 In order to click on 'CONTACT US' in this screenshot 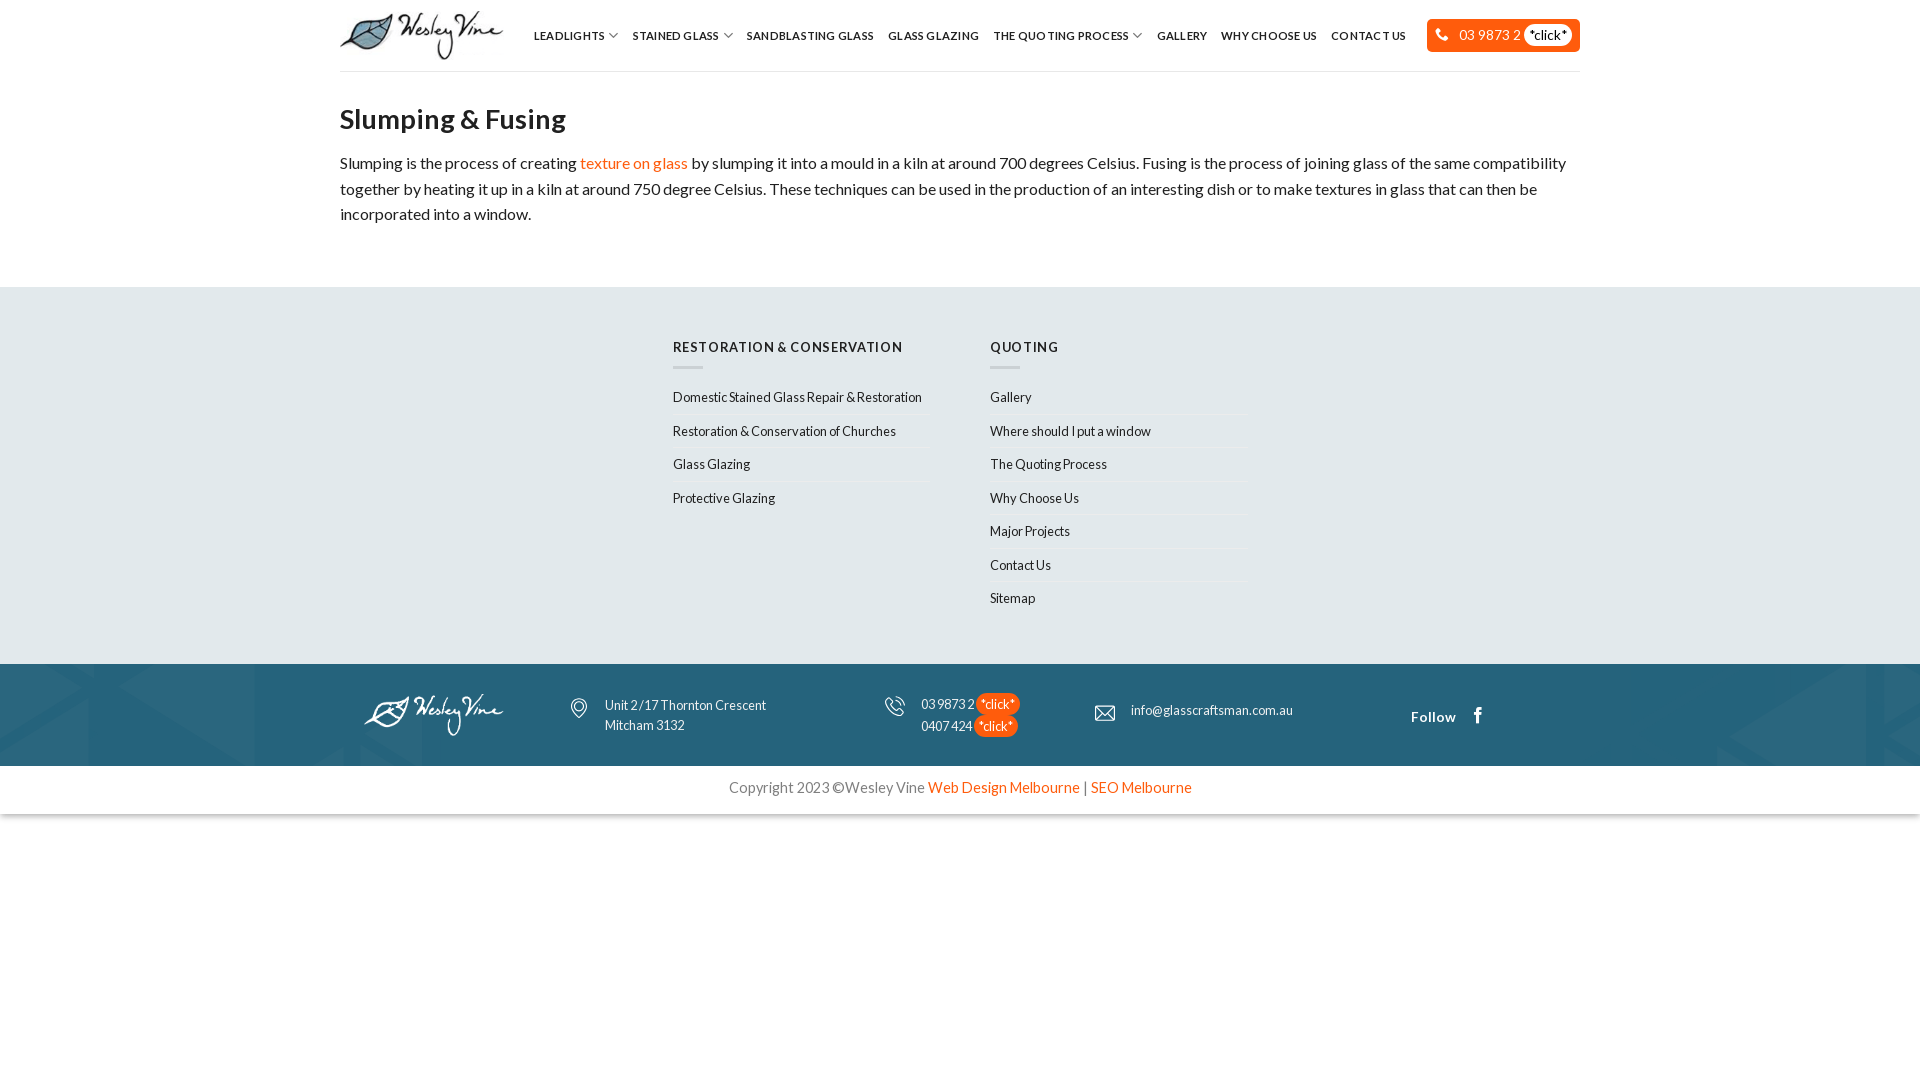, I will do `click(1367, 35)`.